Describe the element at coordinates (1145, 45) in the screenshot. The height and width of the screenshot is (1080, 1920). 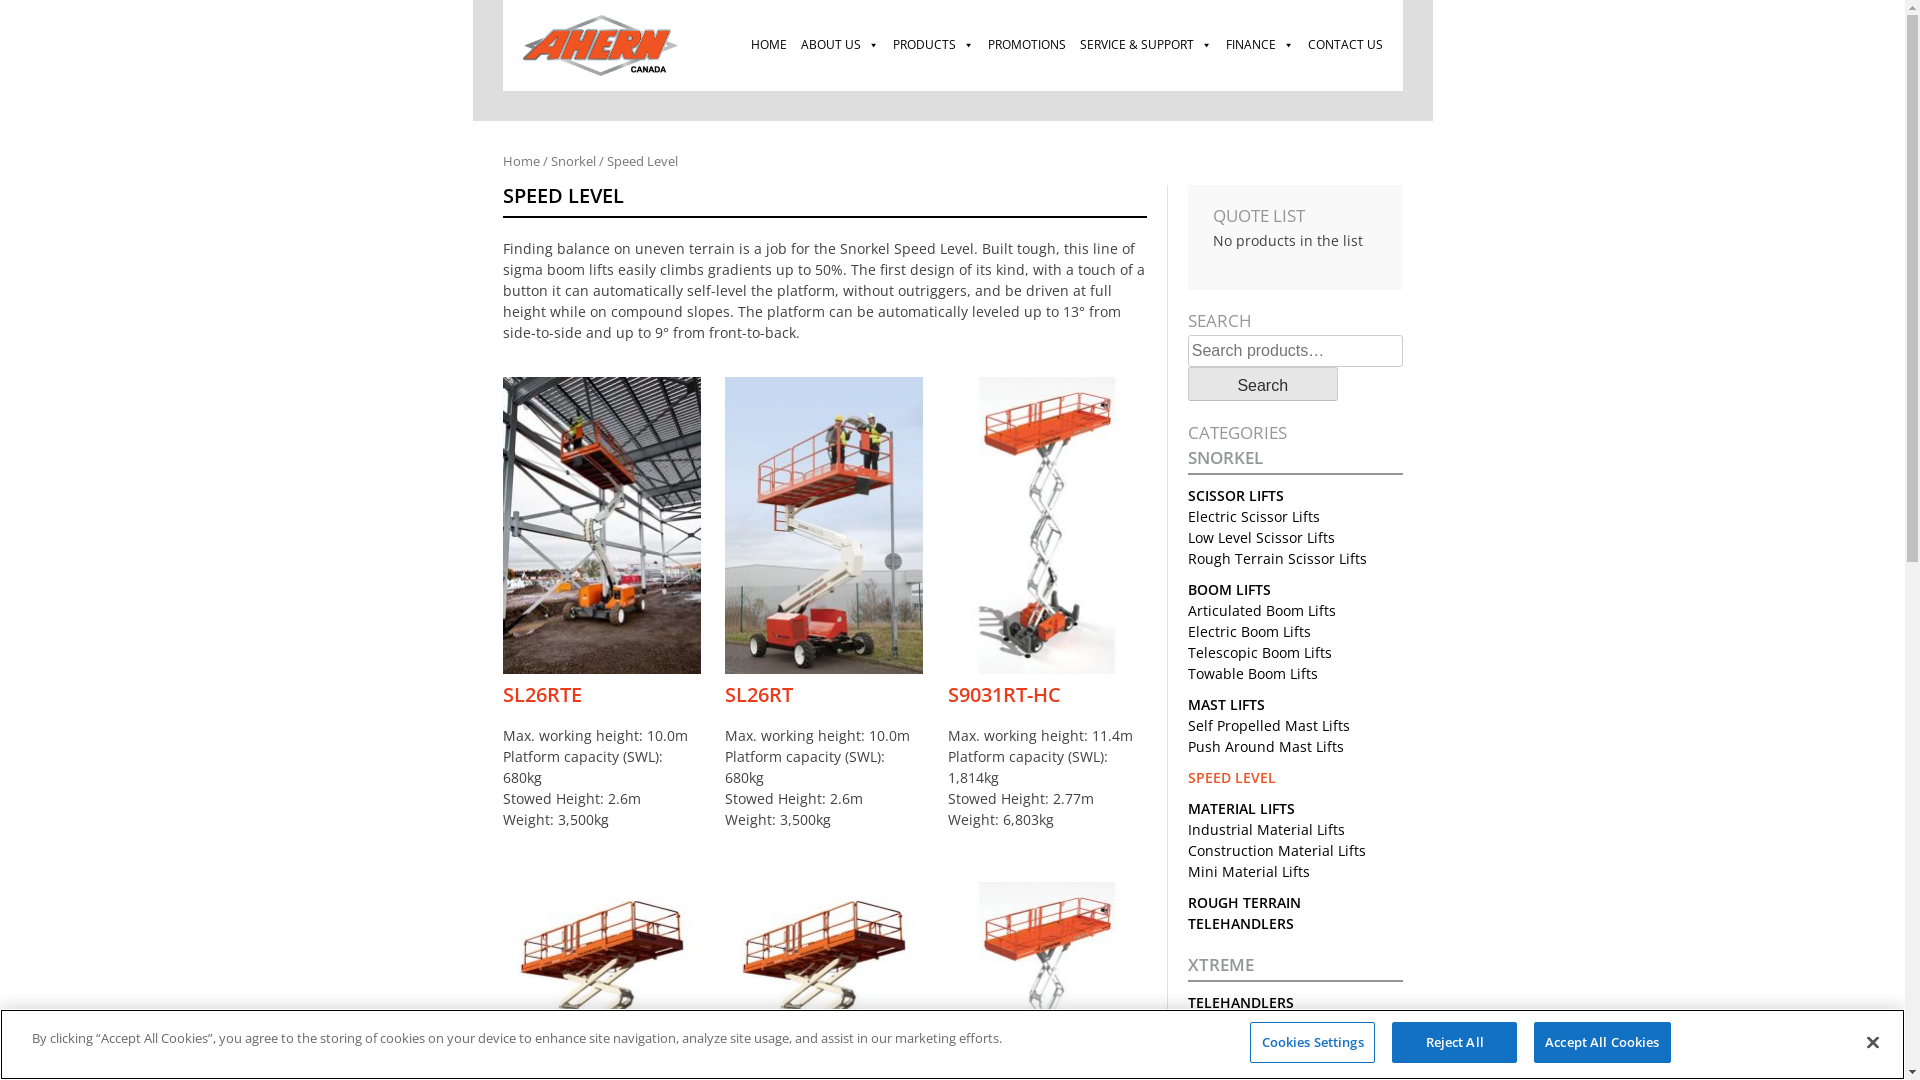
I see `'SERVICE & SUPPORT'` at that location.